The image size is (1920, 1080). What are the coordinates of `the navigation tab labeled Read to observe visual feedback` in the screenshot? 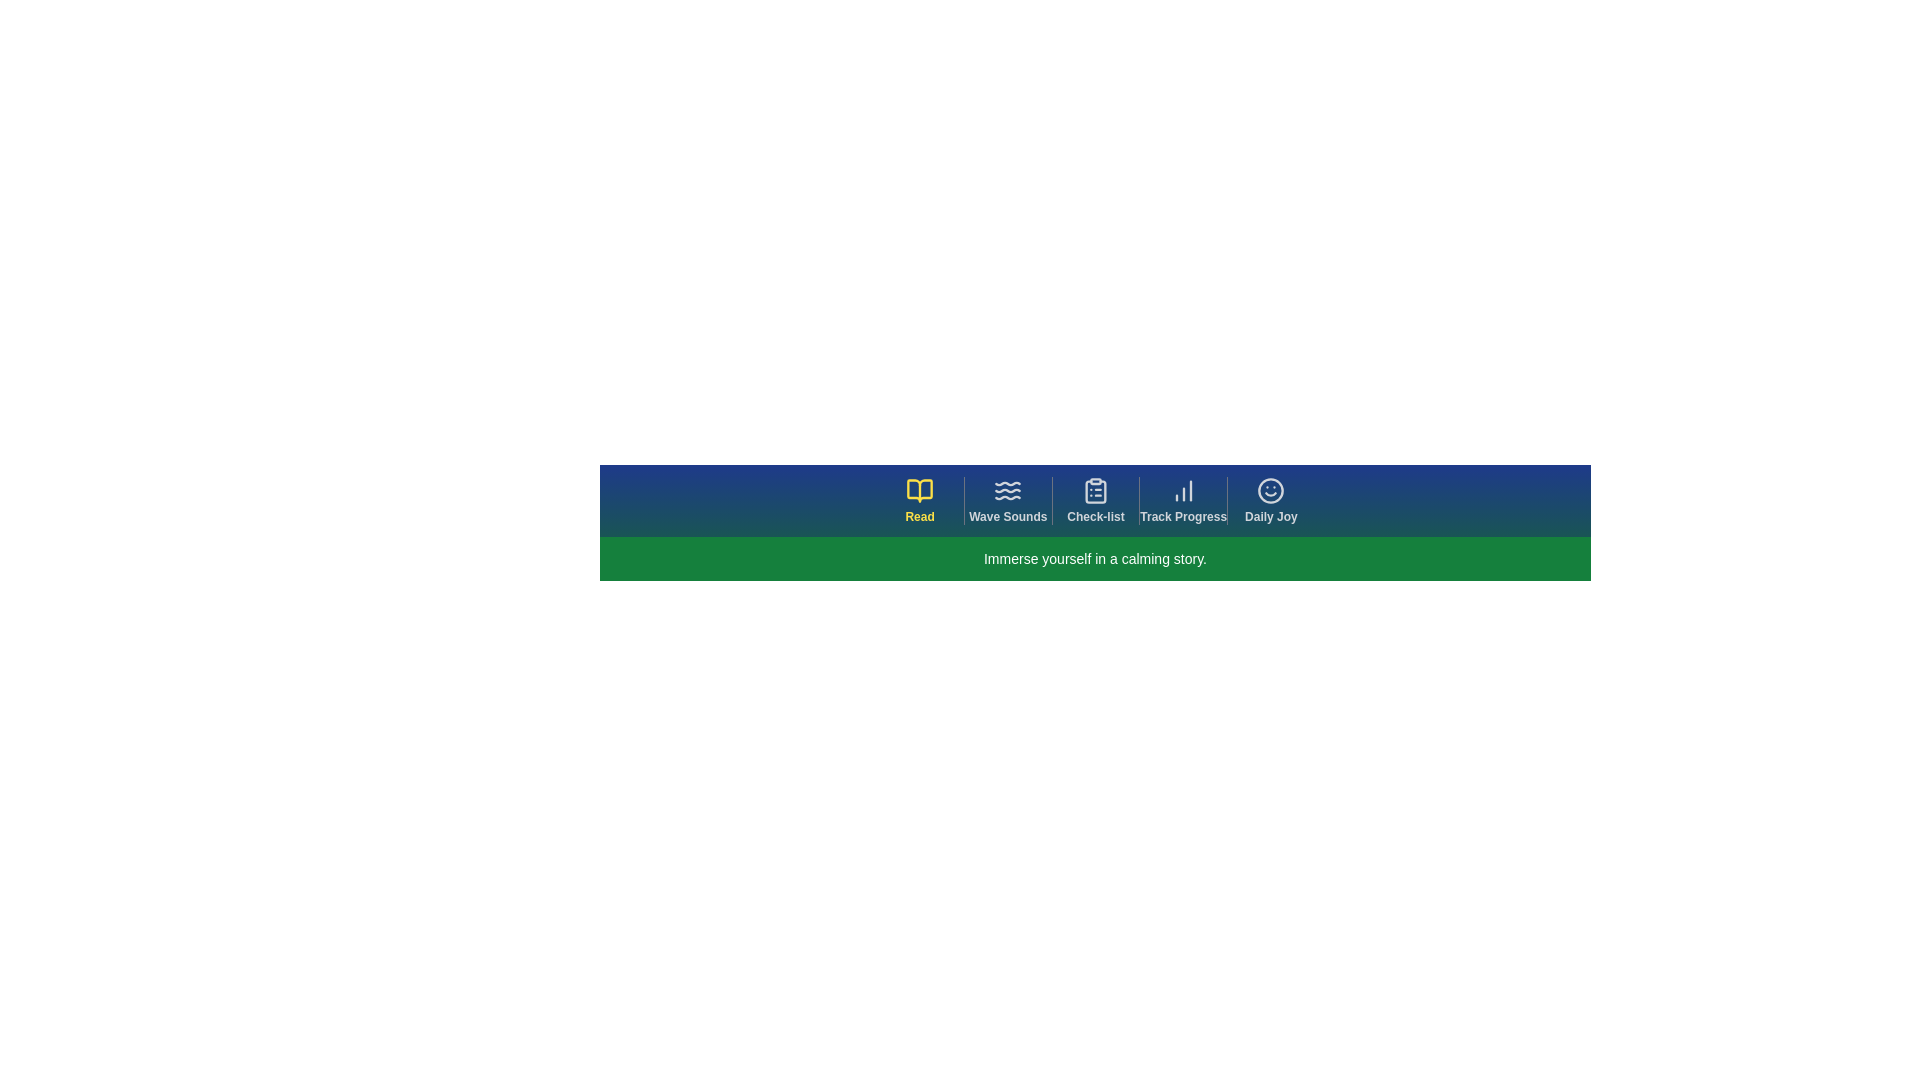 It's located at (919, 500).